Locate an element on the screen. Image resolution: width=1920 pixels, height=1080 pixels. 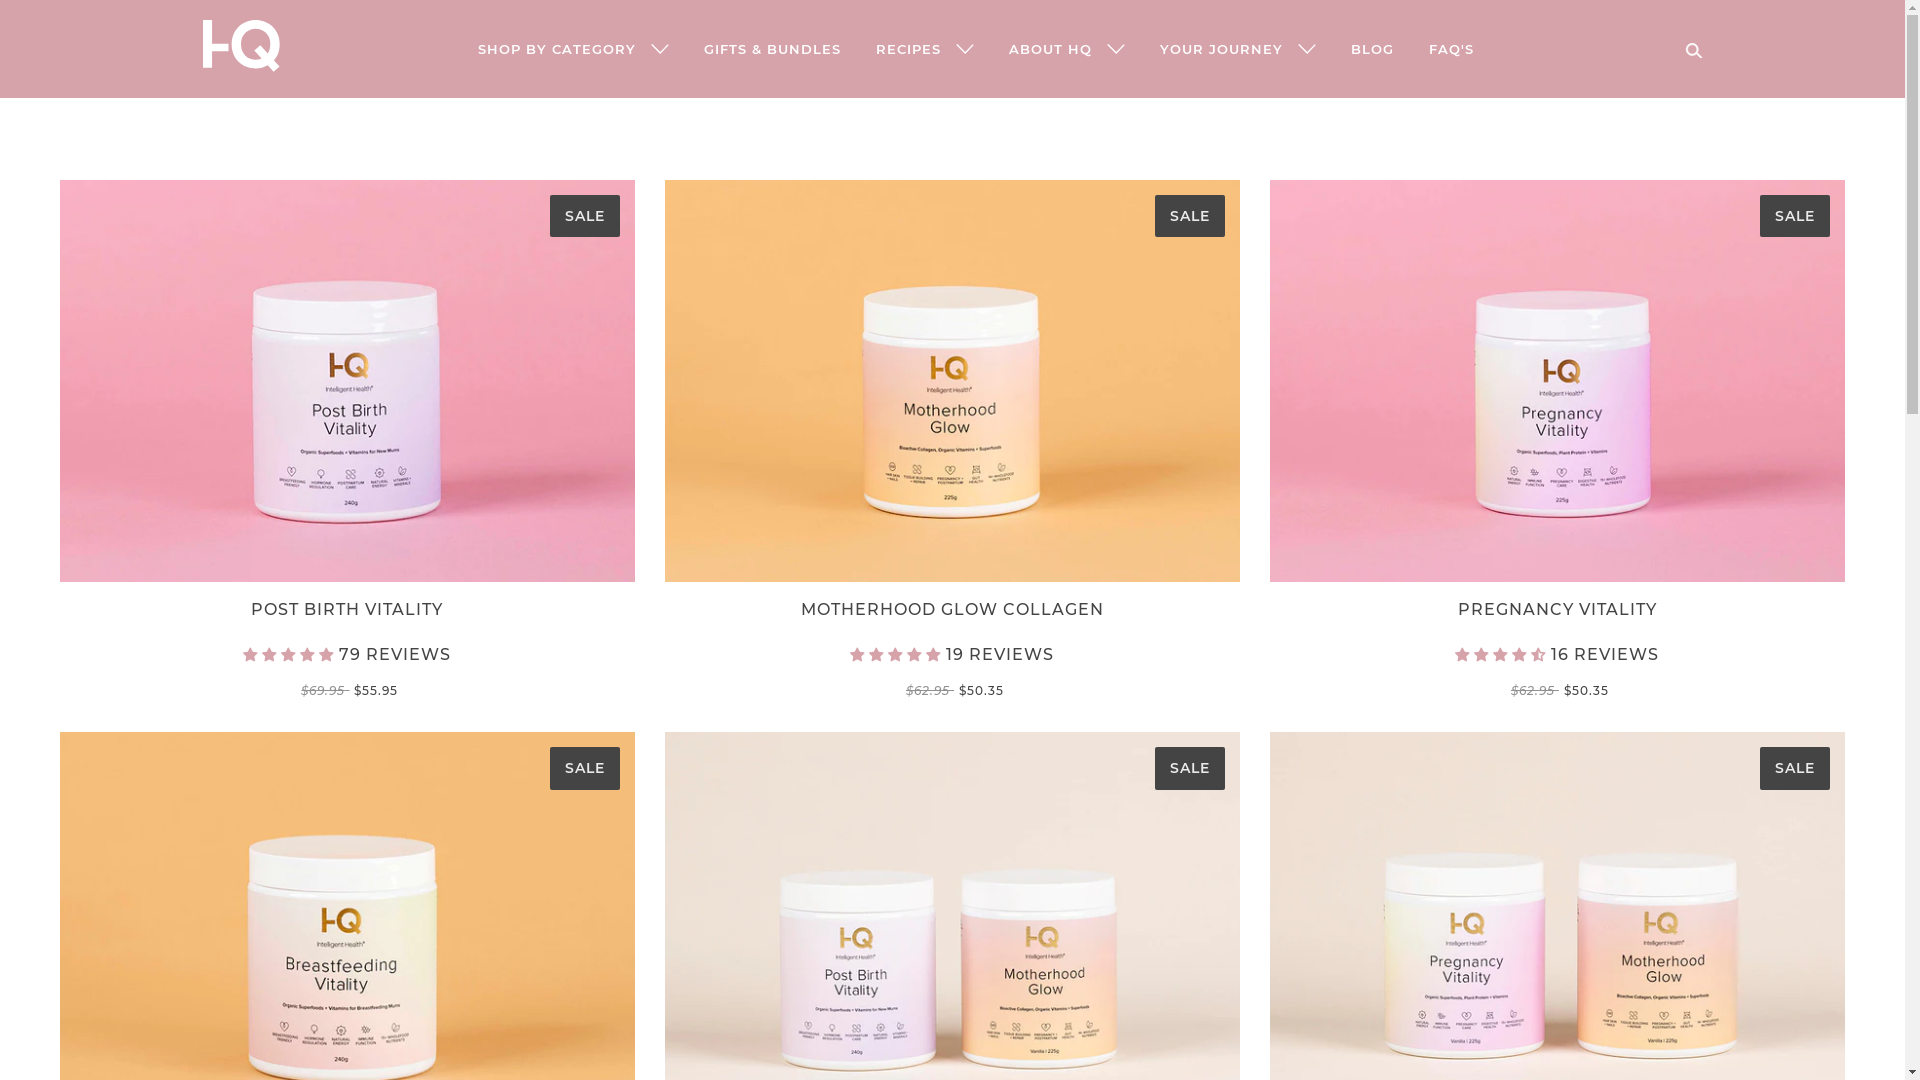
'$62.95 $50.35' is located at coordinates (951, 689).